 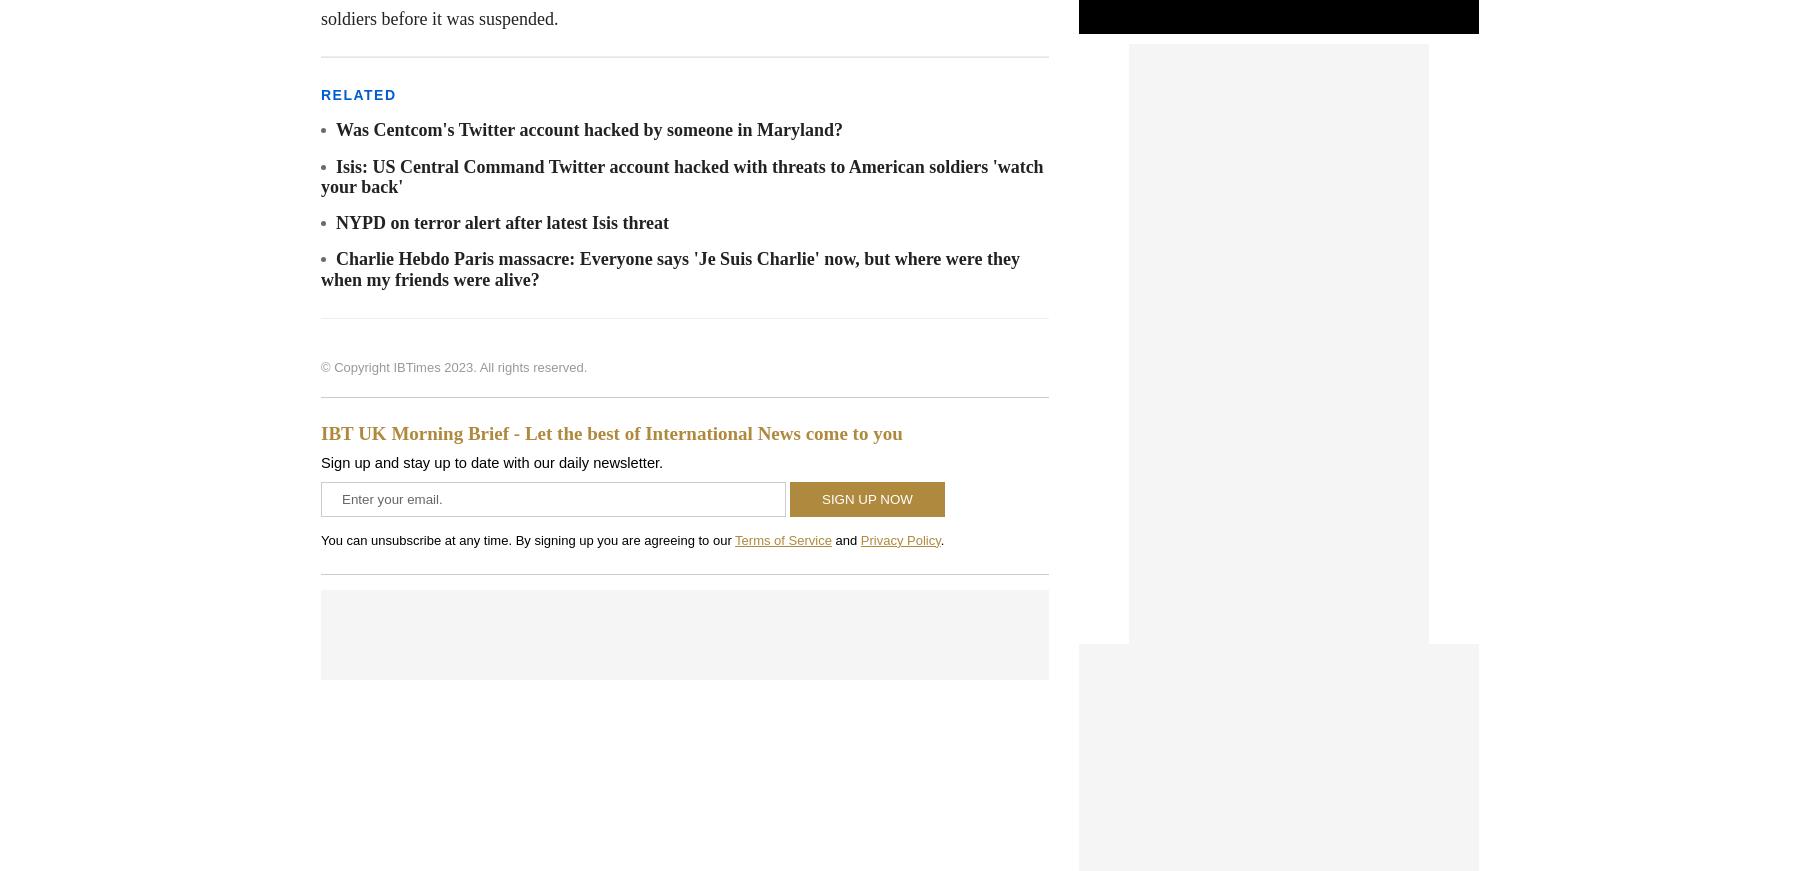 What do you see at coordinates (501, 222) in the screenshot?
I see `'NYPD on terror alert after latest Isis threat'` at bounding box center [501, 222].